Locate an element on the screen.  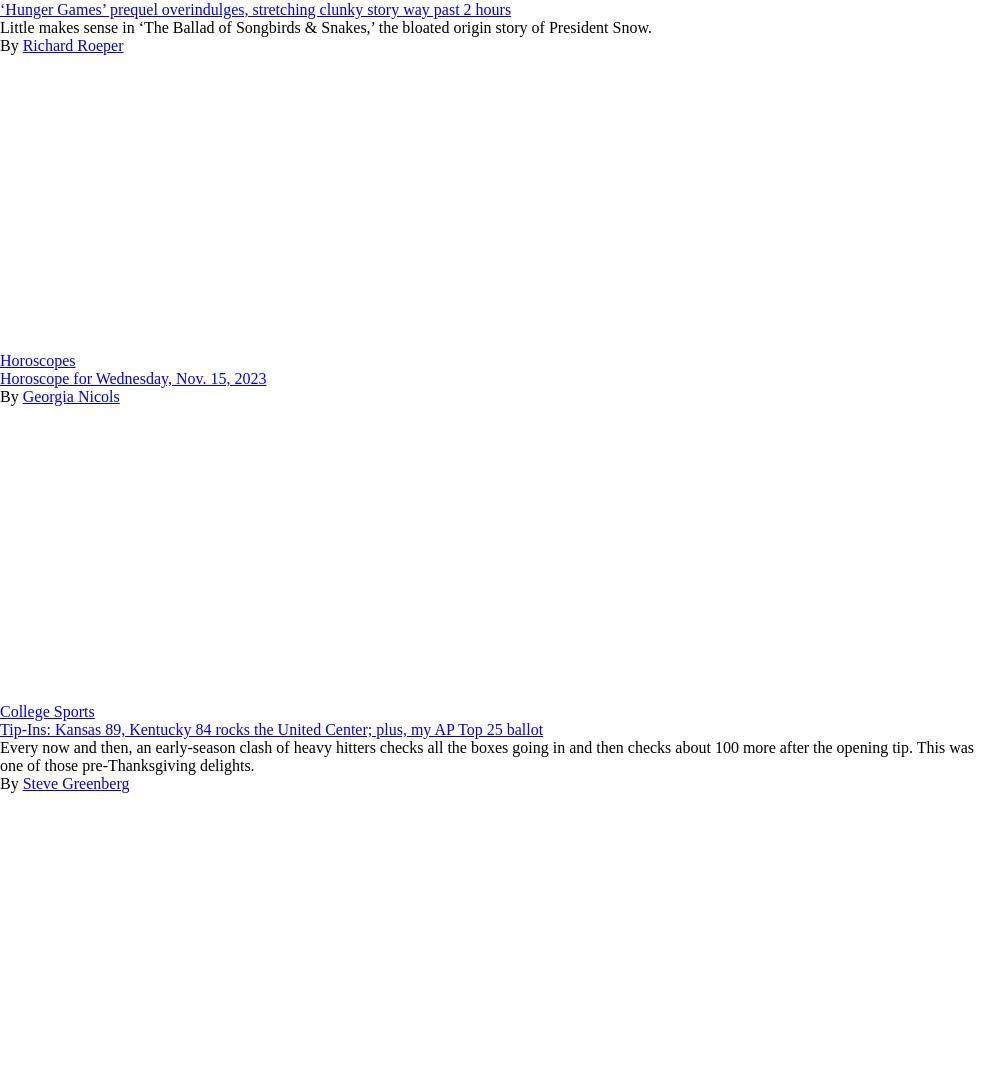
'Horoscopes' is located at coordinates (0, 359).